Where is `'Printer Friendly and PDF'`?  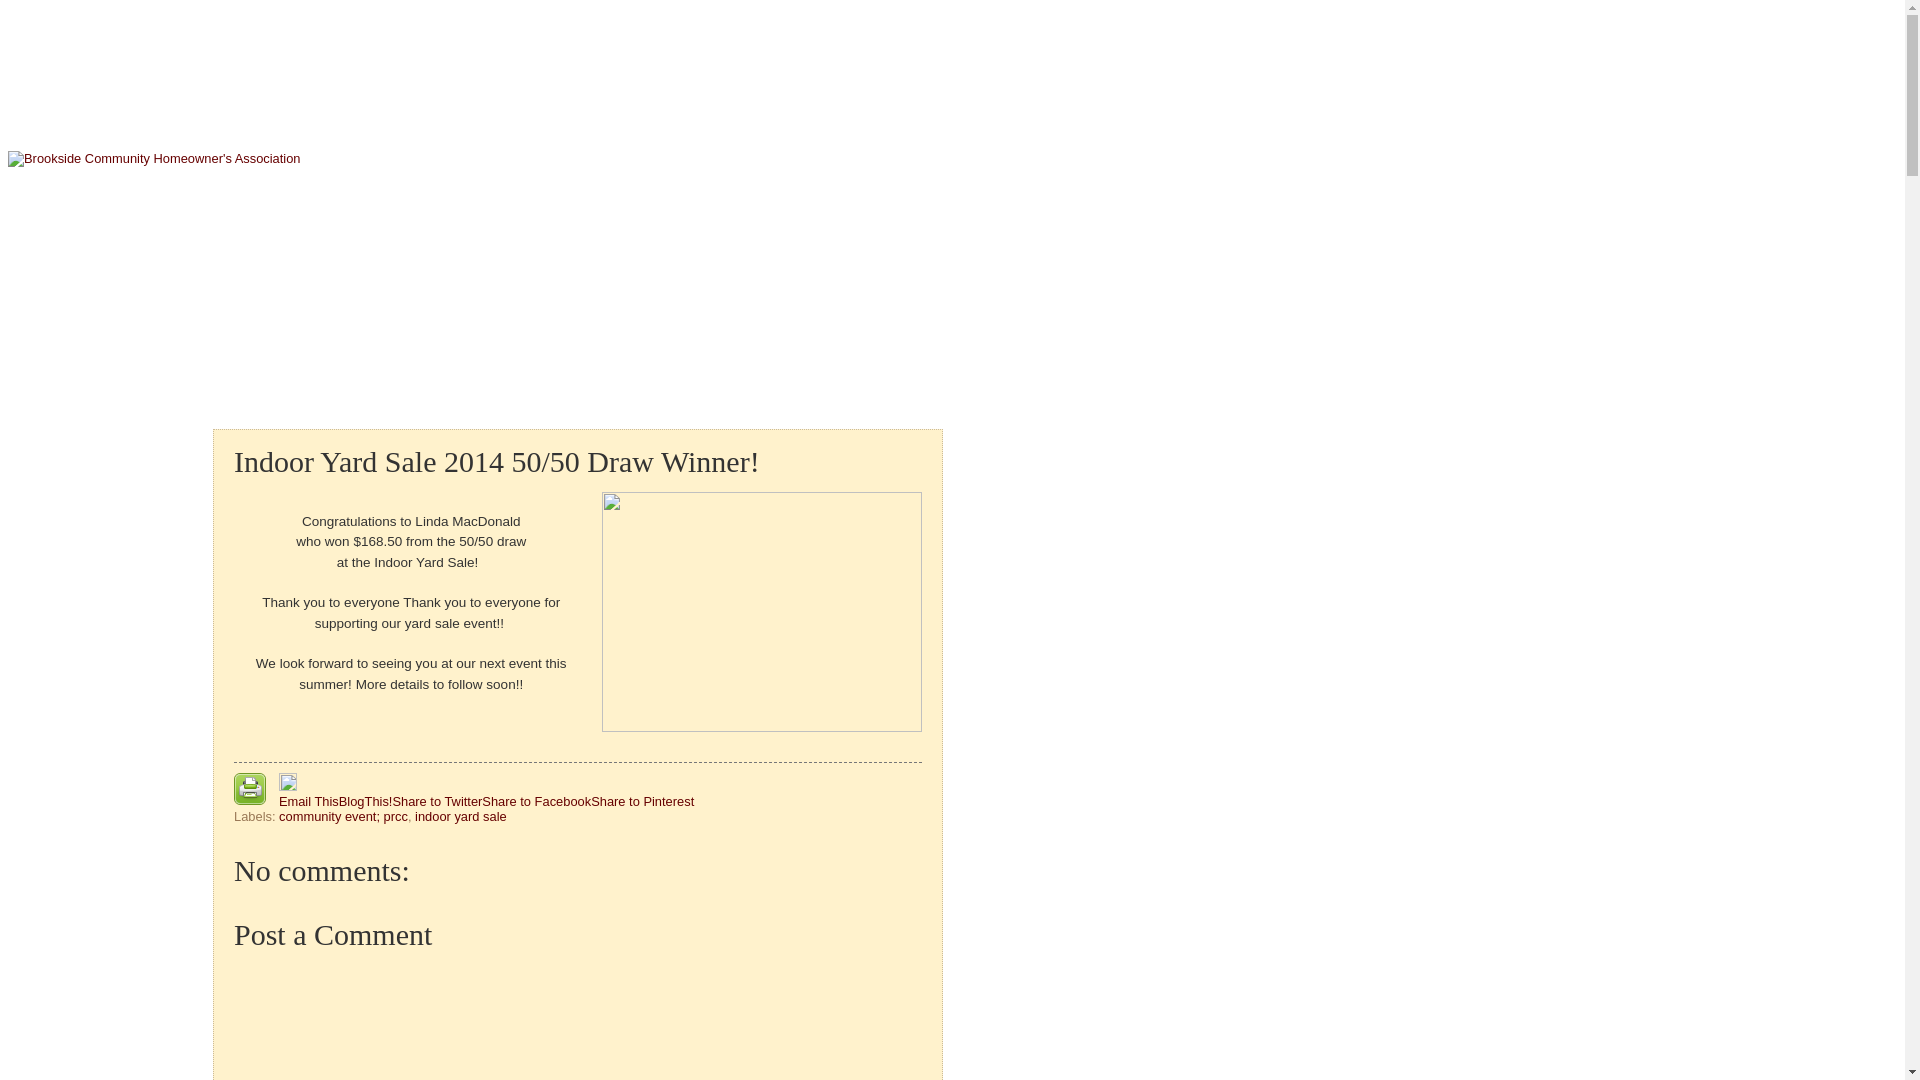
'Printer Friendly and PDF' is located at coordinates (234, 789).